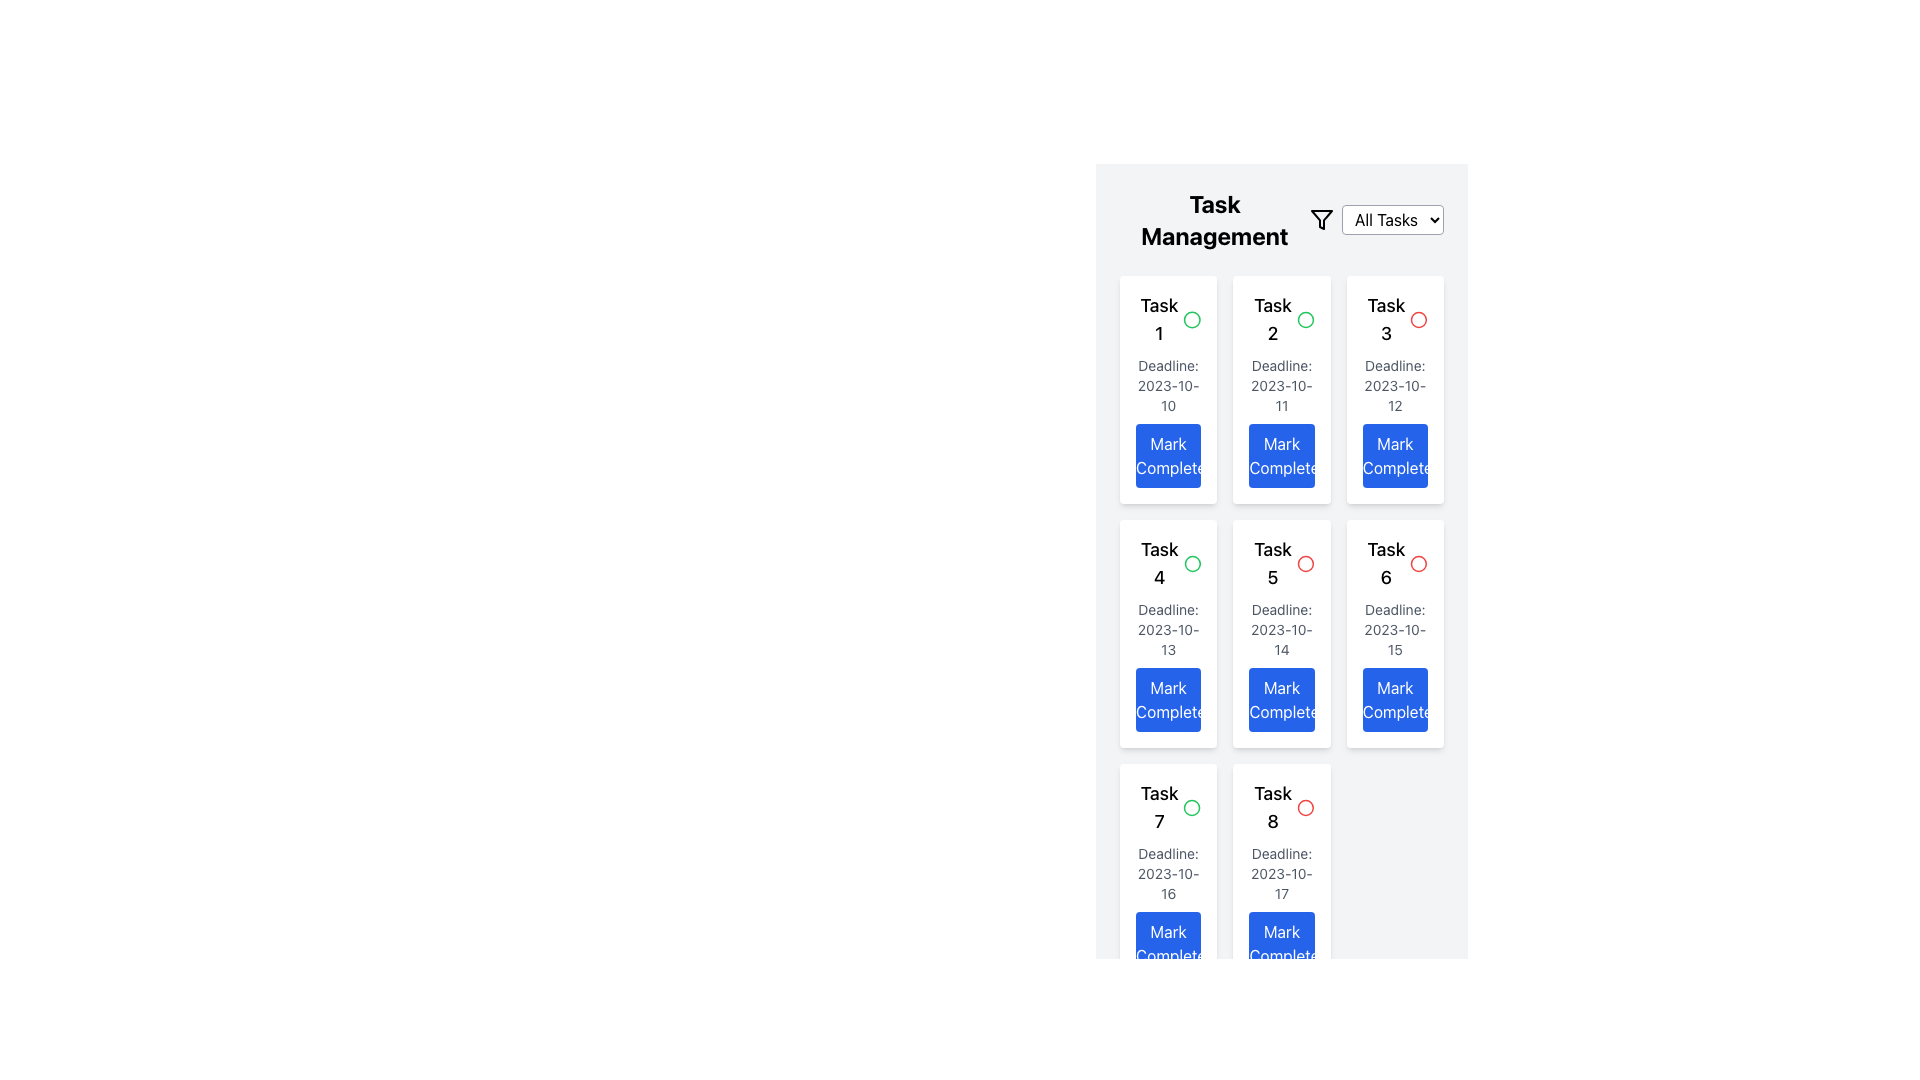  Describe the element at coordinates (1321, 219) in the screenshot. I see `the triangular filter icon located near the top-right of the navigation bar` at that location.